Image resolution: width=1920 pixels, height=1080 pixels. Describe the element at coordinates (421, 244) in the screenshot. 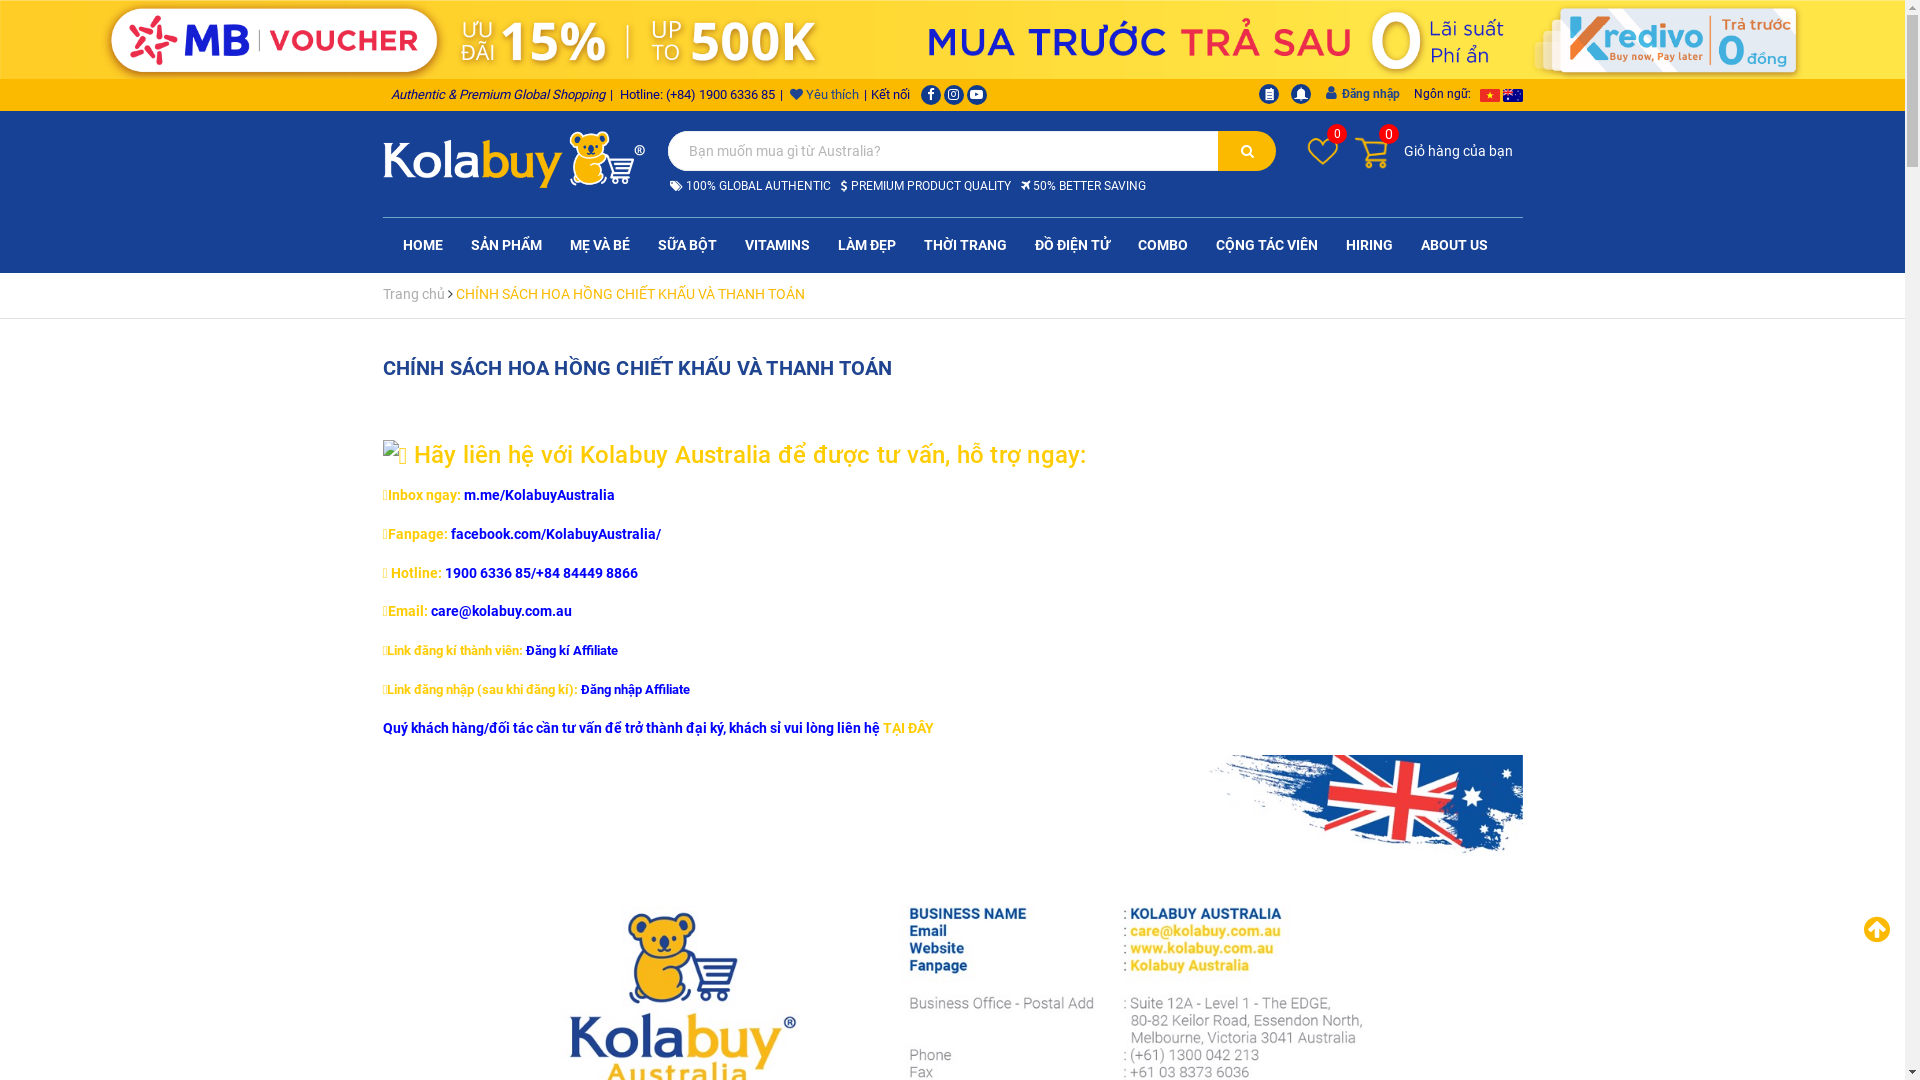

I see `'HOME'` at that location.